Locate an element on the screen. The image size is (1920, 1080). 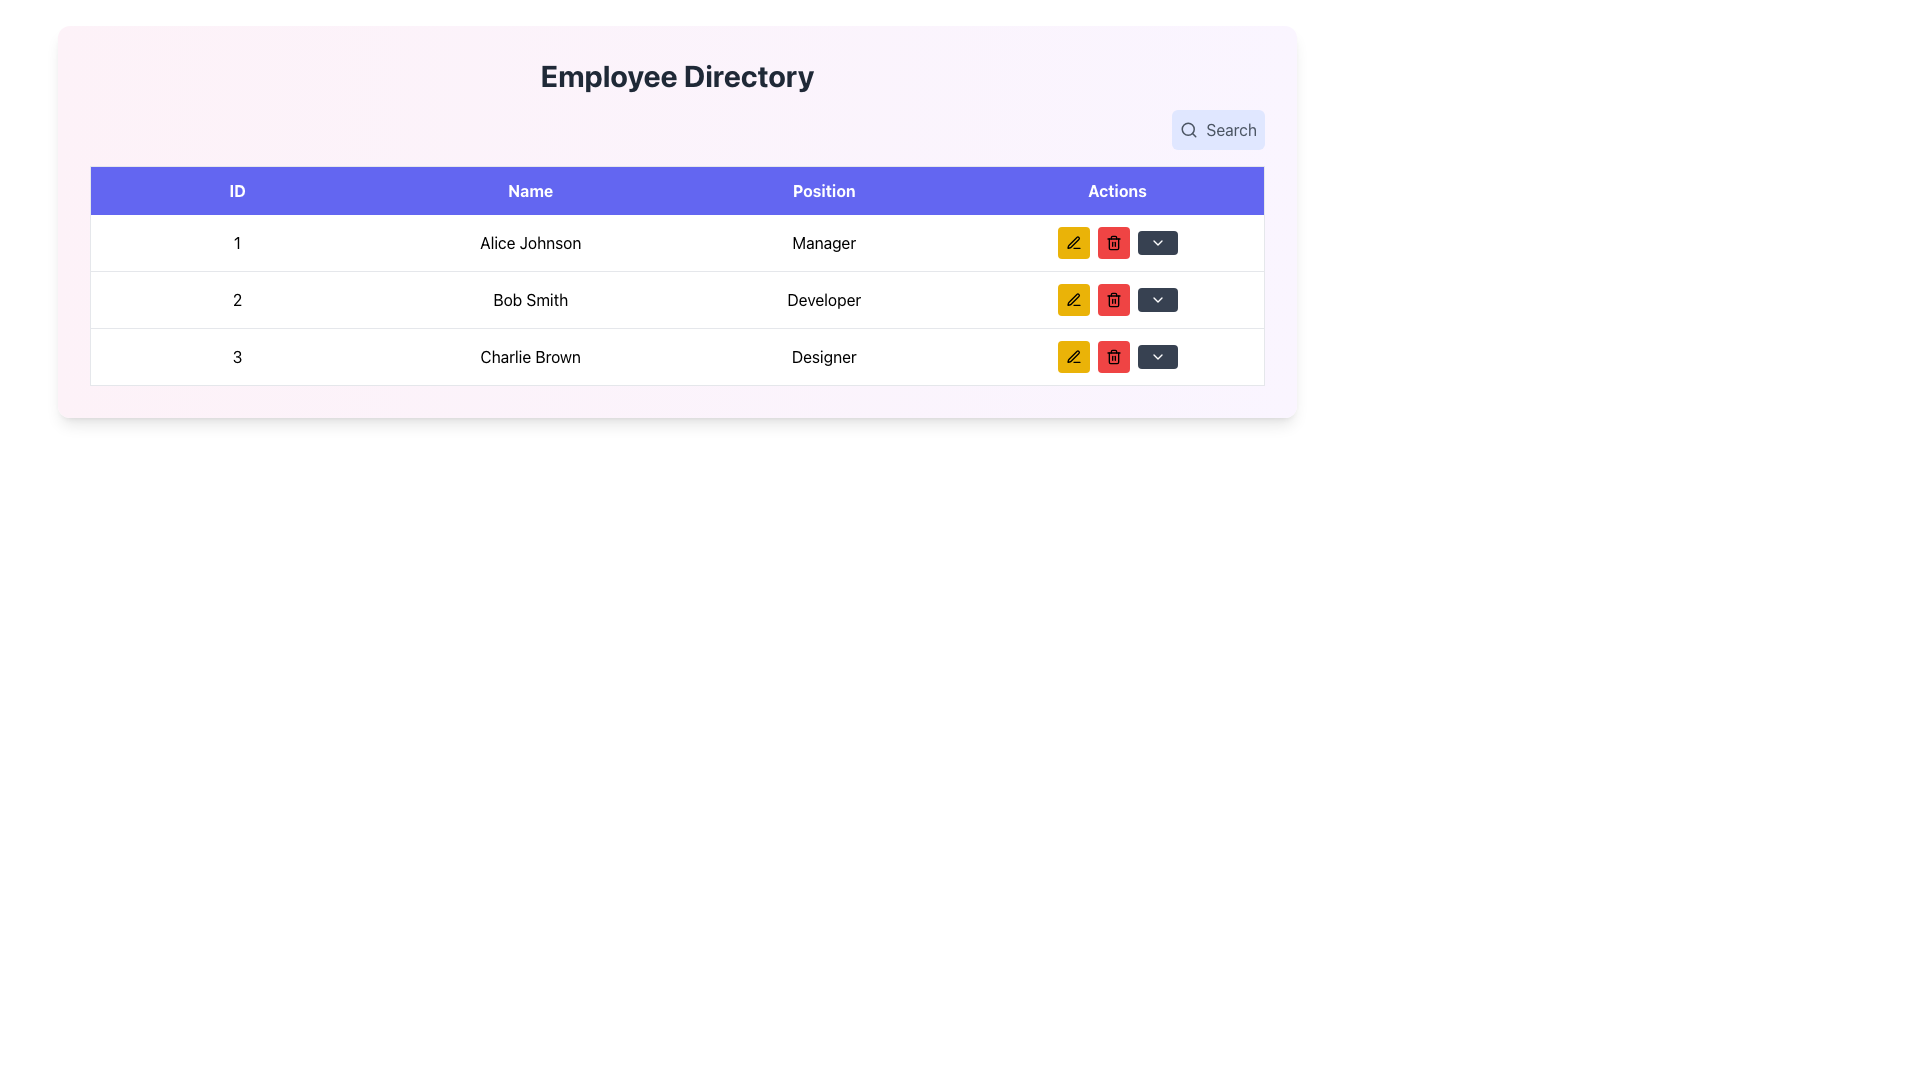
the text label 'ID' which is displayed with white-colored text on a bold purple background, located in the upper-left section of the table header row is located at coordinates (237, 190).